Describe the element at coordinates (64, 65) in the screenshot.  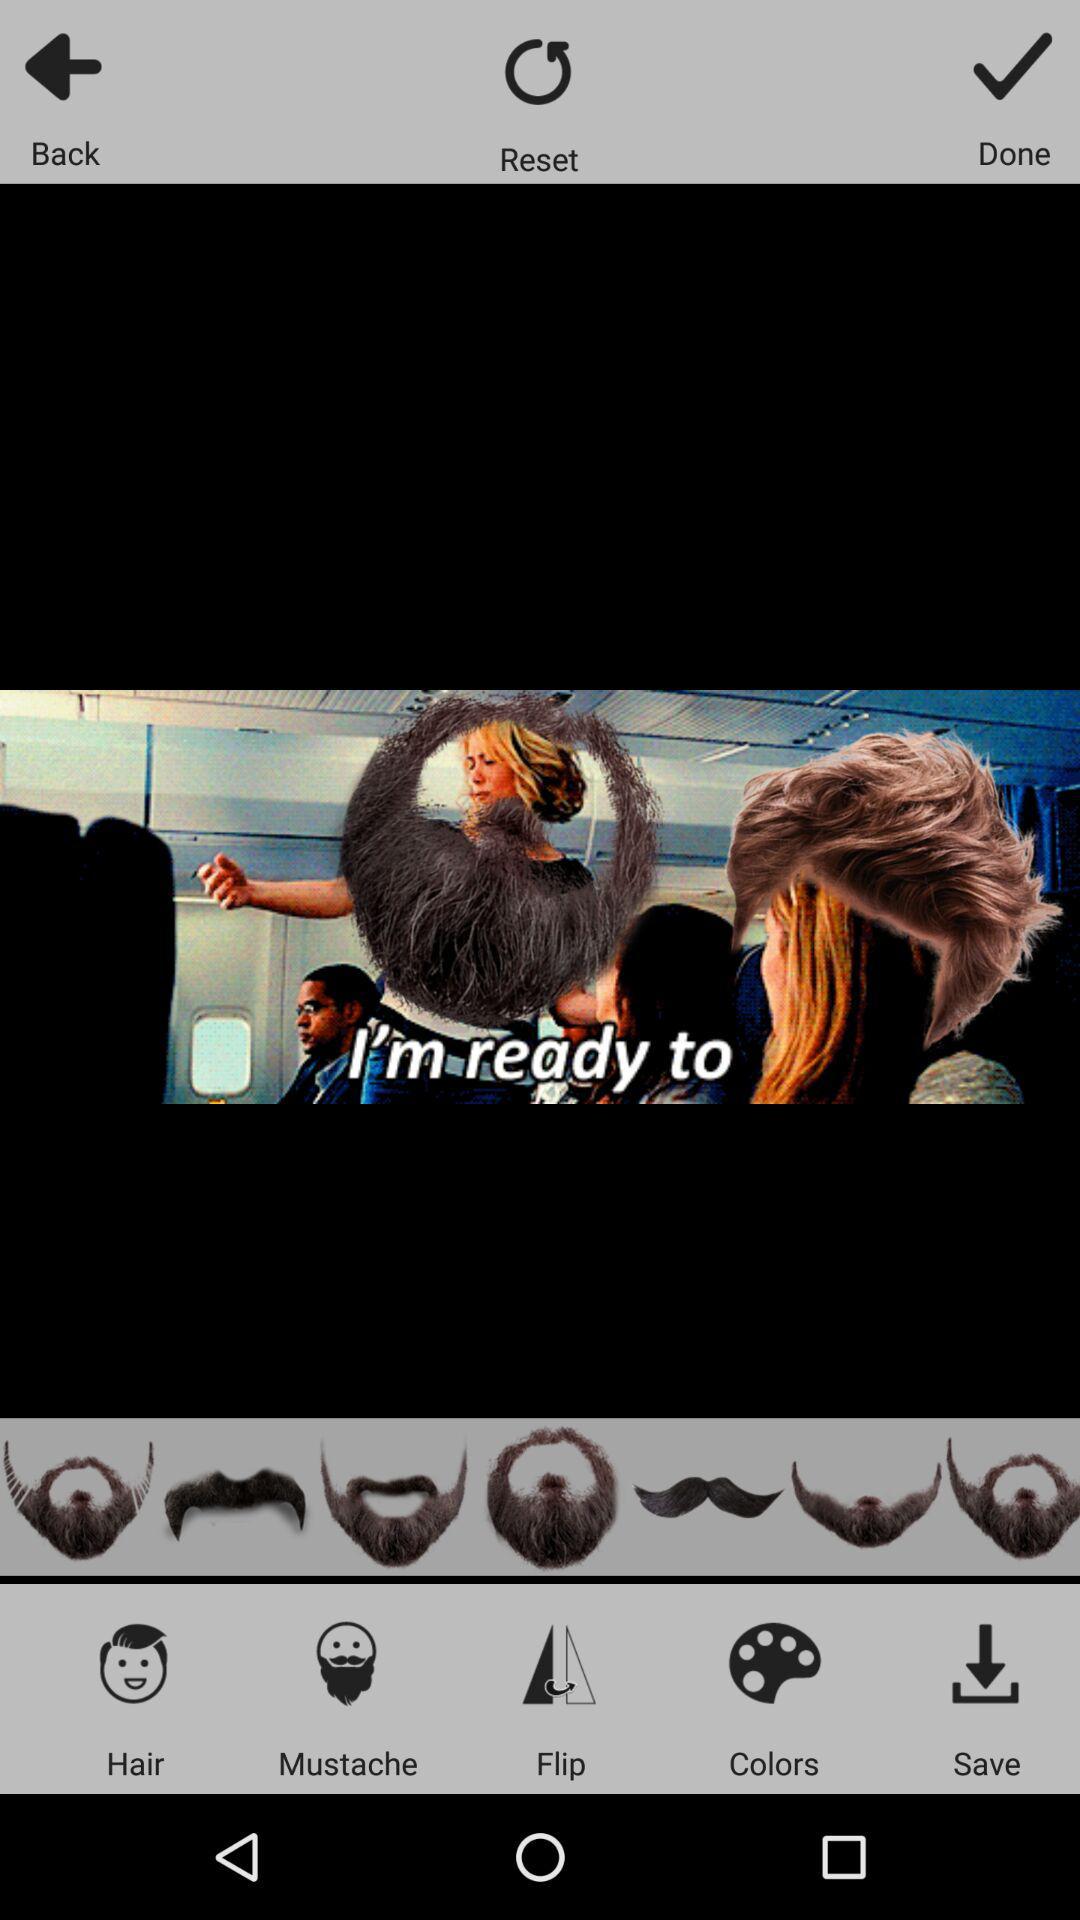
I see `go back` at that location.